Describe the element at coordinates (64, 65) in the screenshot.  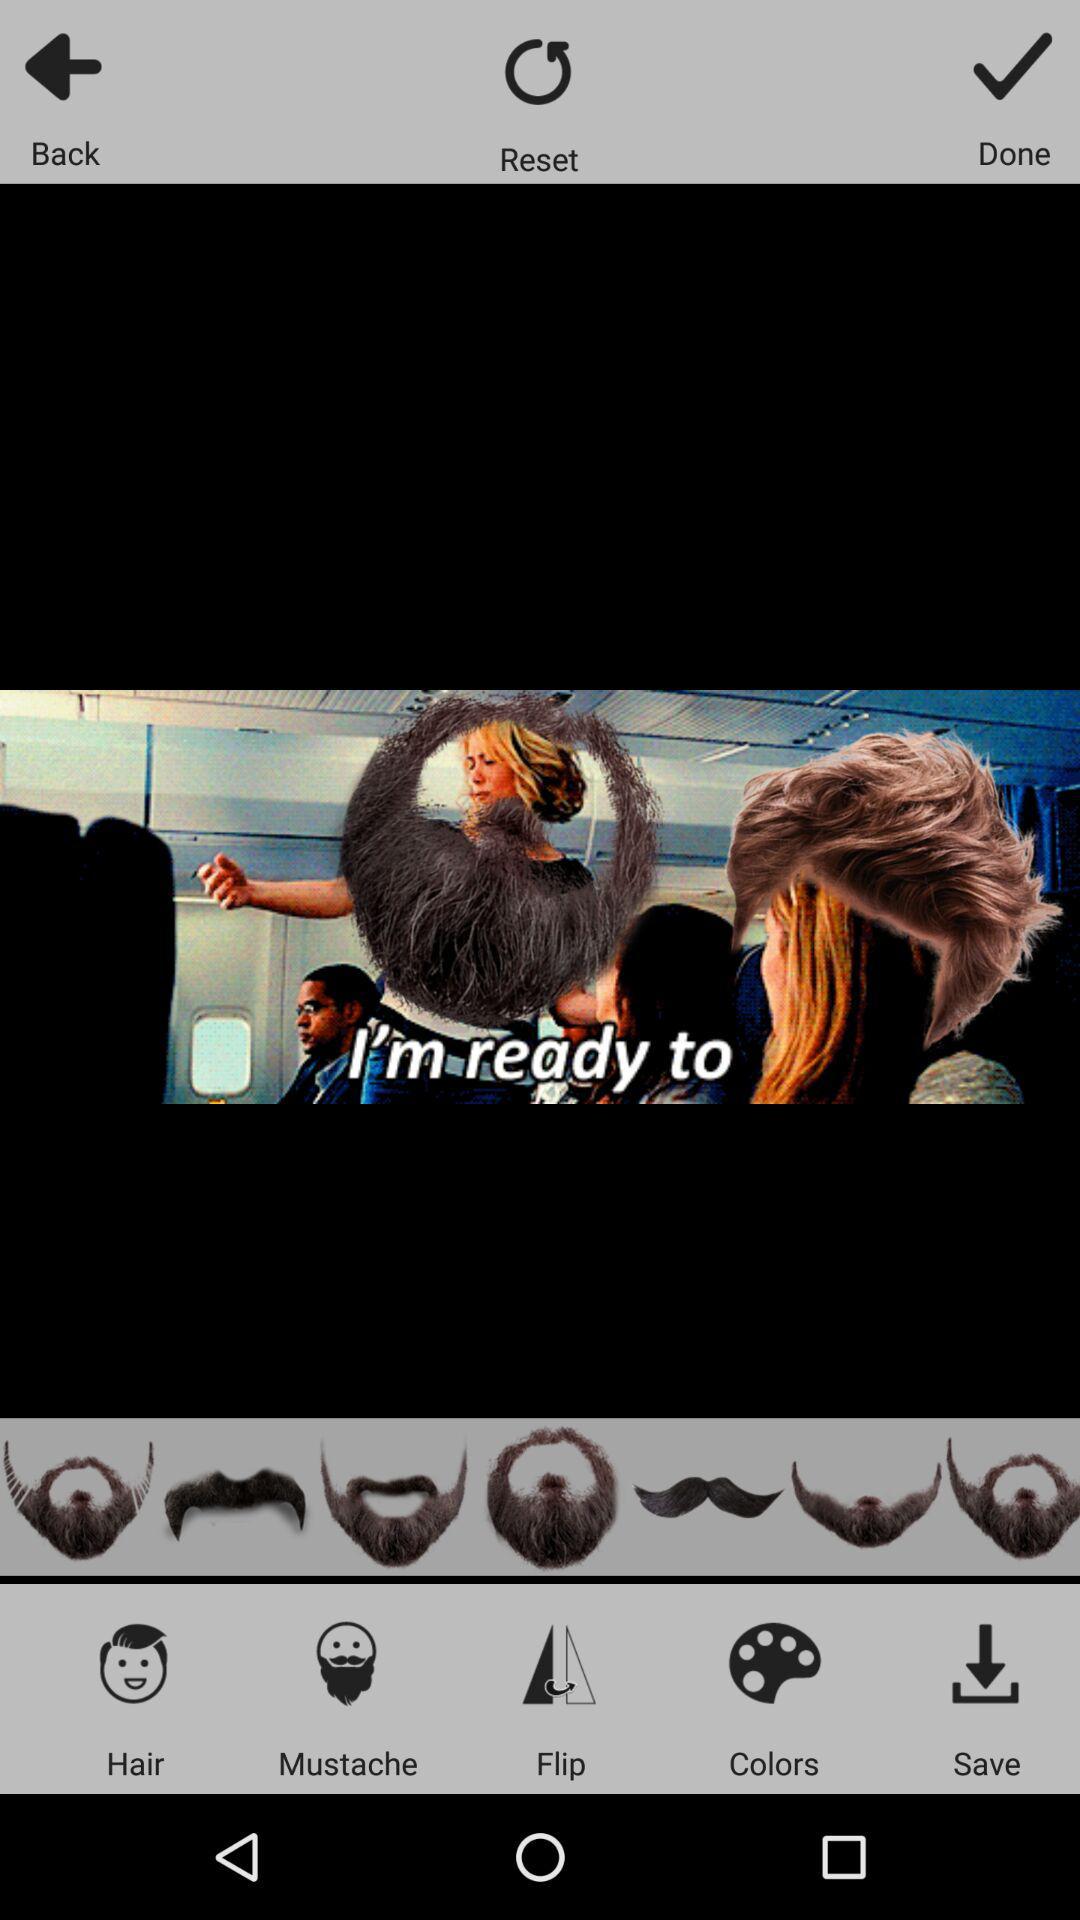
I see `go back` at that location.